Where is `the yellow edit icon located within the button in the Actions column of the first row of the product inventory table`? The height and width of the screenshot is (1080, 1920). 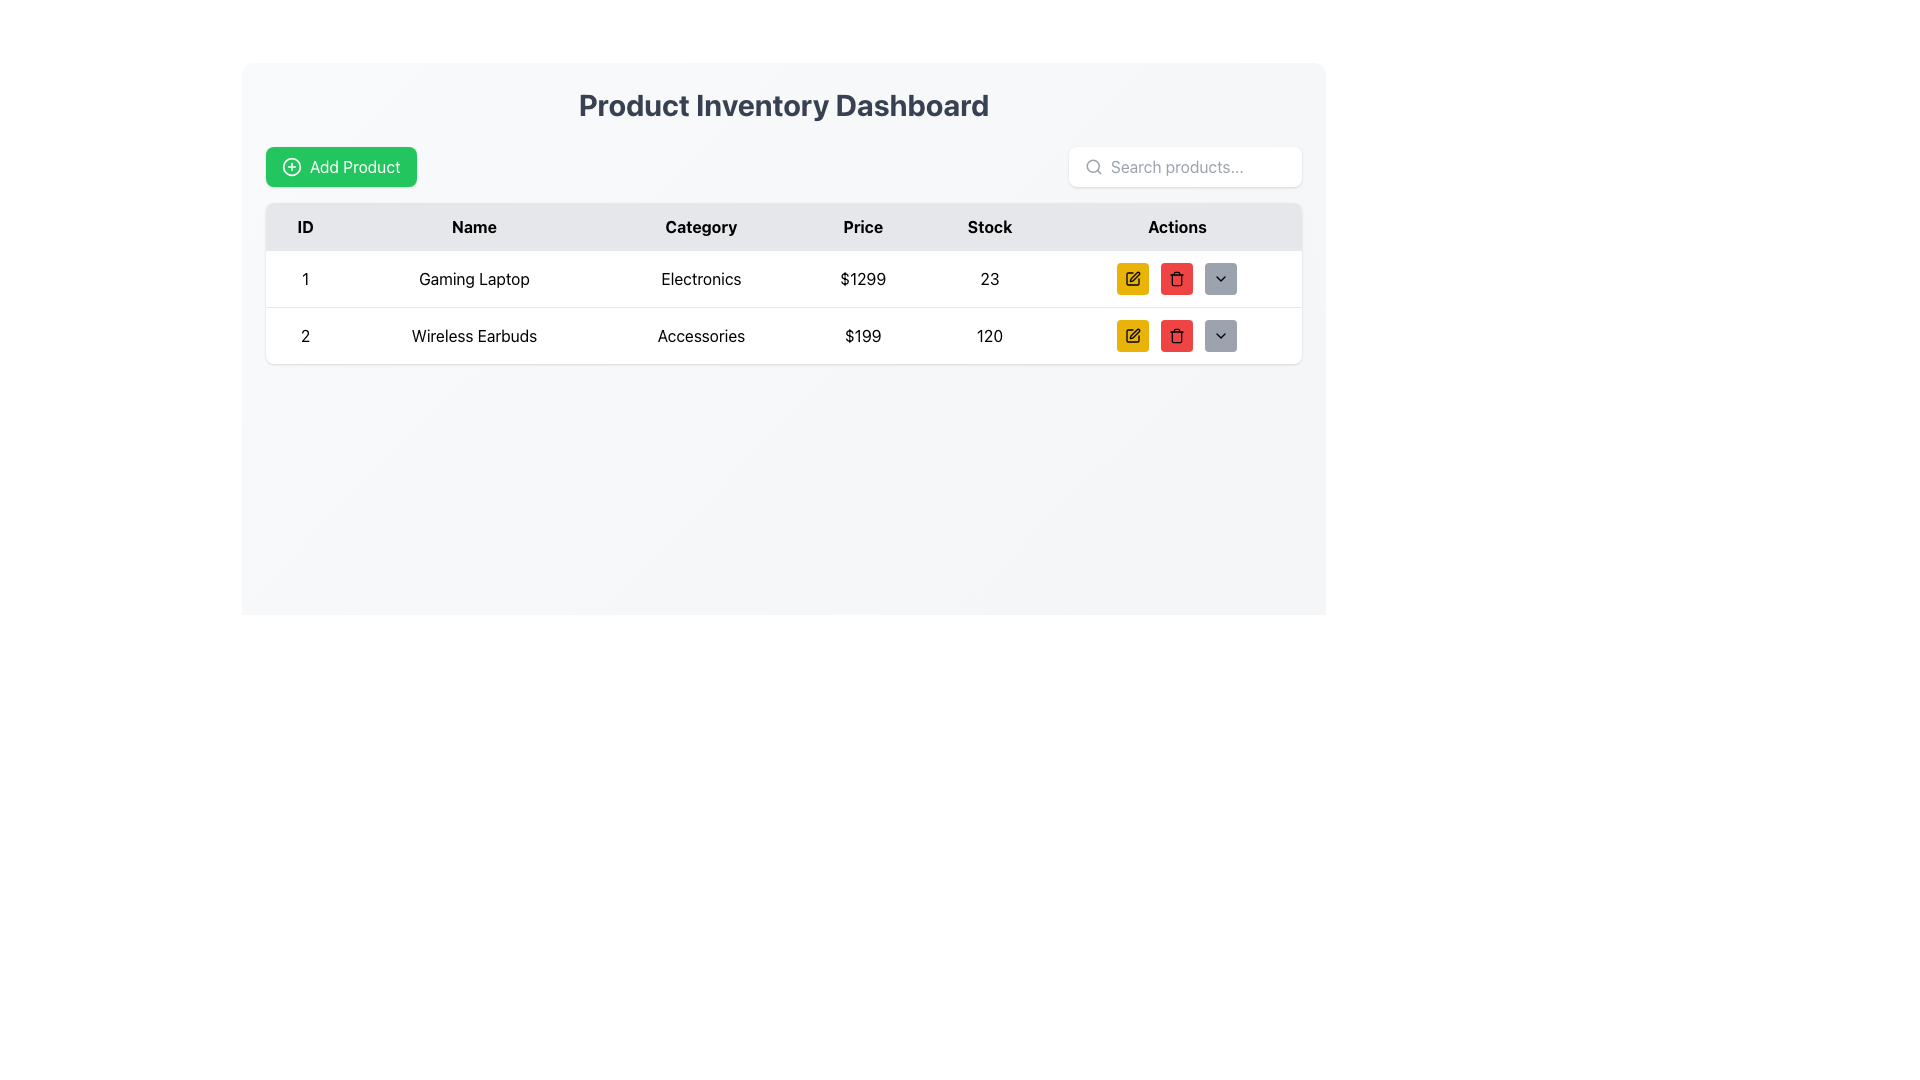 the yellow edit icon located within the button in the Actions column of the first row of the product inventory table is located at coordinates (1135, 277).